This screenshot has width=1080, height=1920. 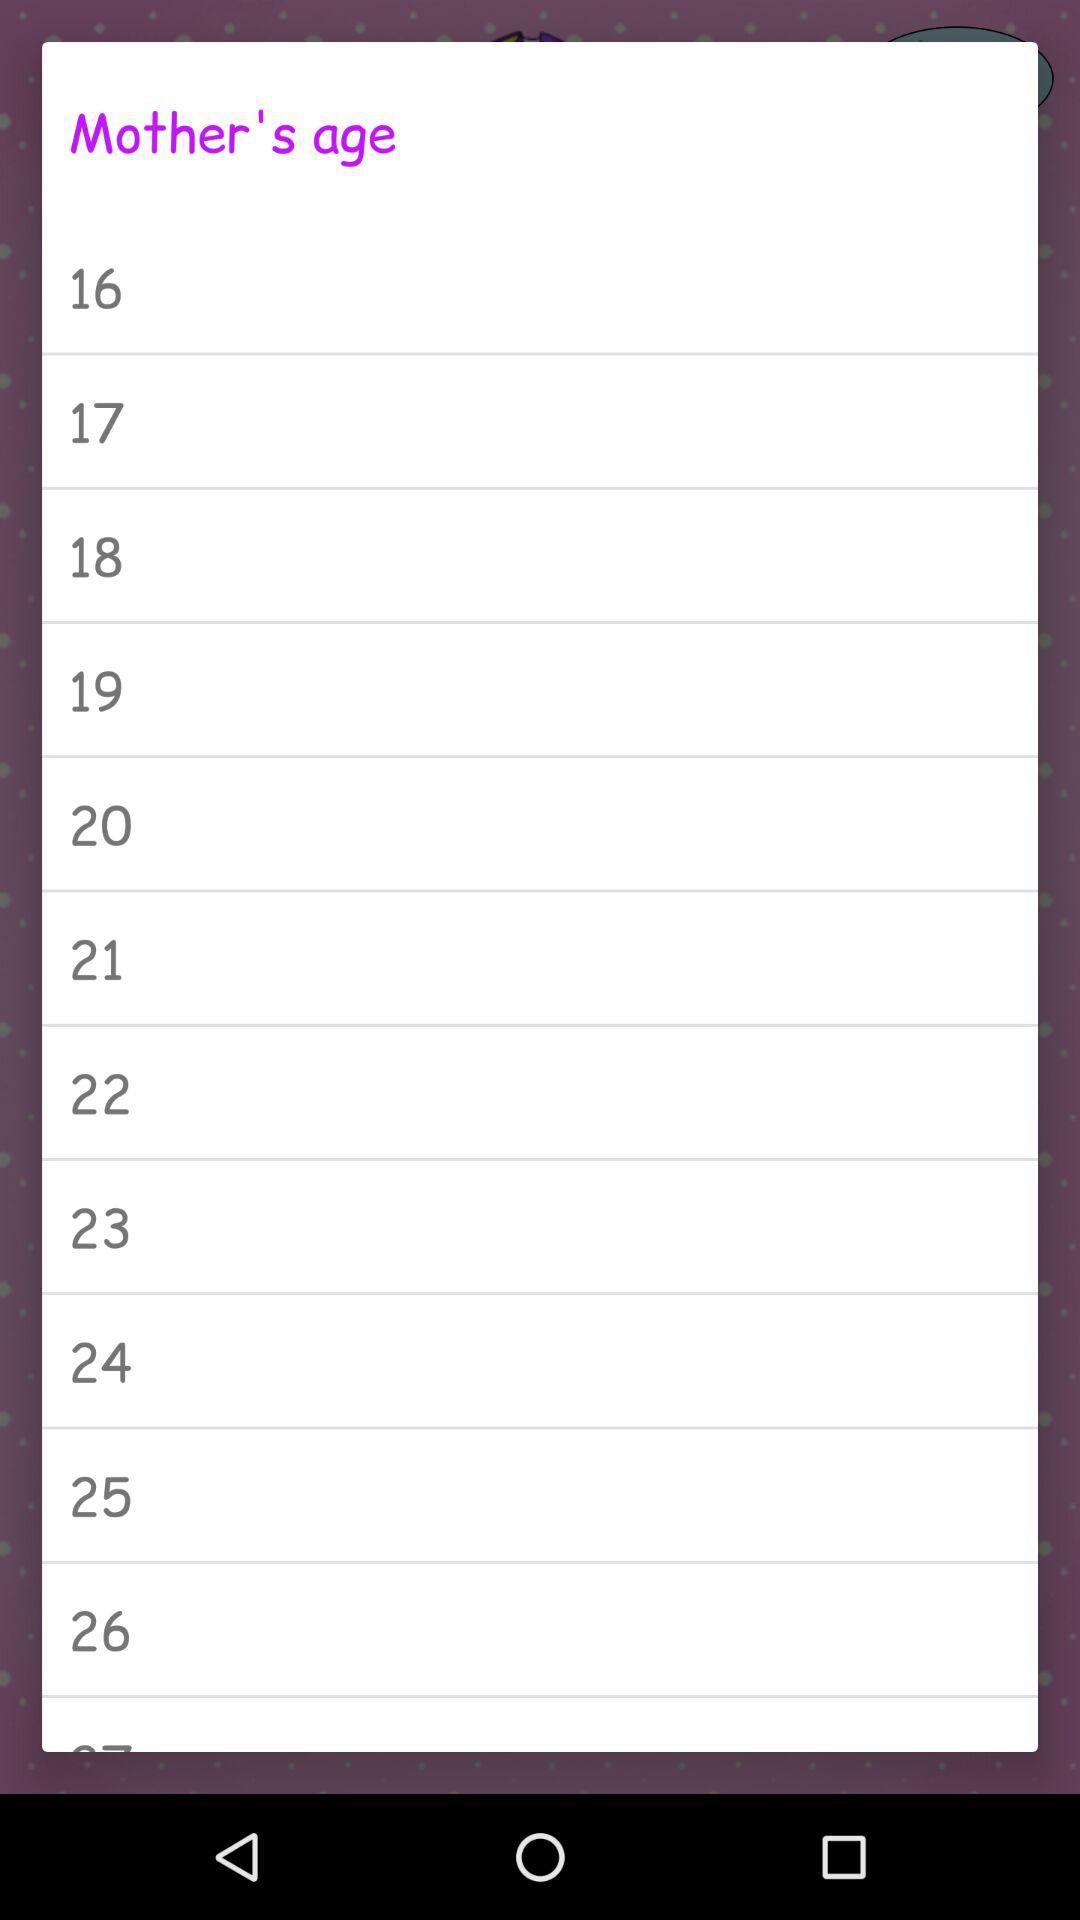 I want to click on item below the 25 icon, so click(x=540, y=1629).